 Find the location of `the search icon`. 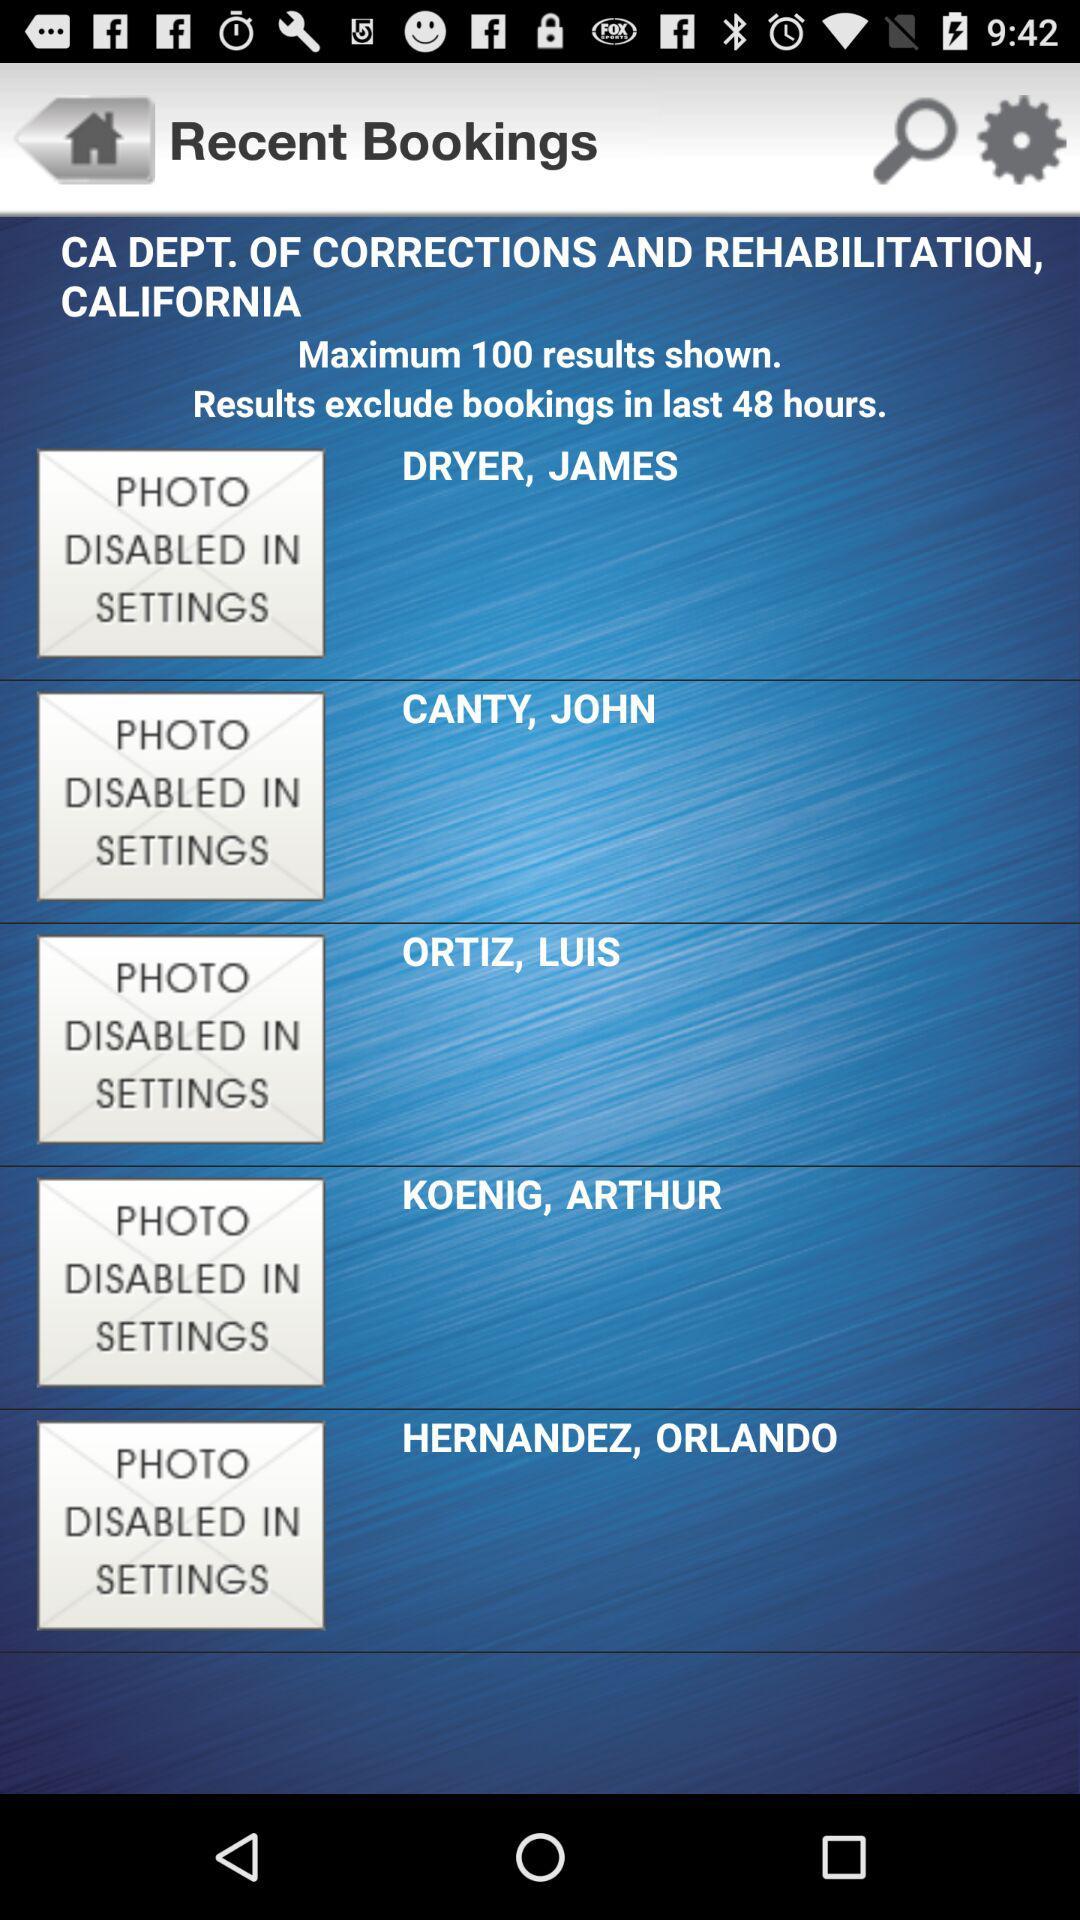

the search icon is located at coordinates (914, 148).